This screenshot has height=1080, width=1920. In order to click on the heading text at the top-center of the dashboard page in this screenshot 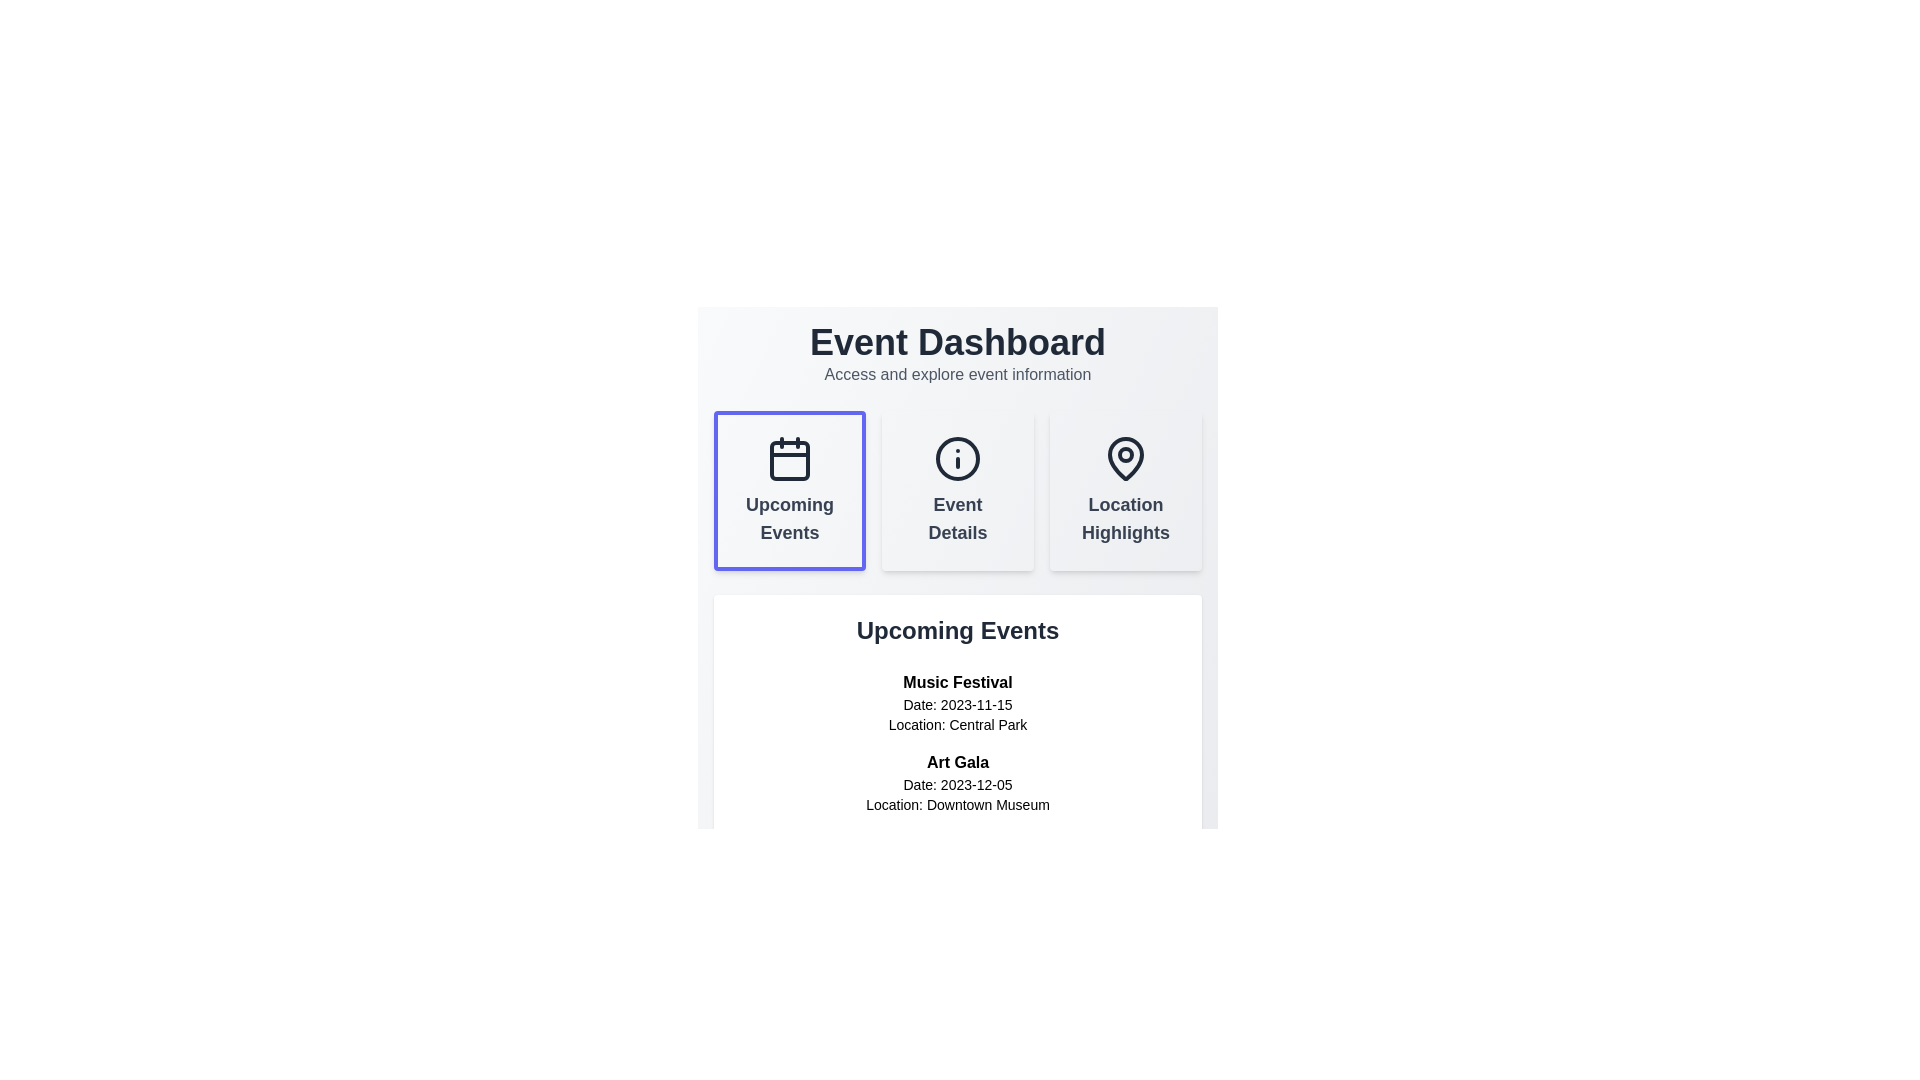, I will do `click(957, 342)`.